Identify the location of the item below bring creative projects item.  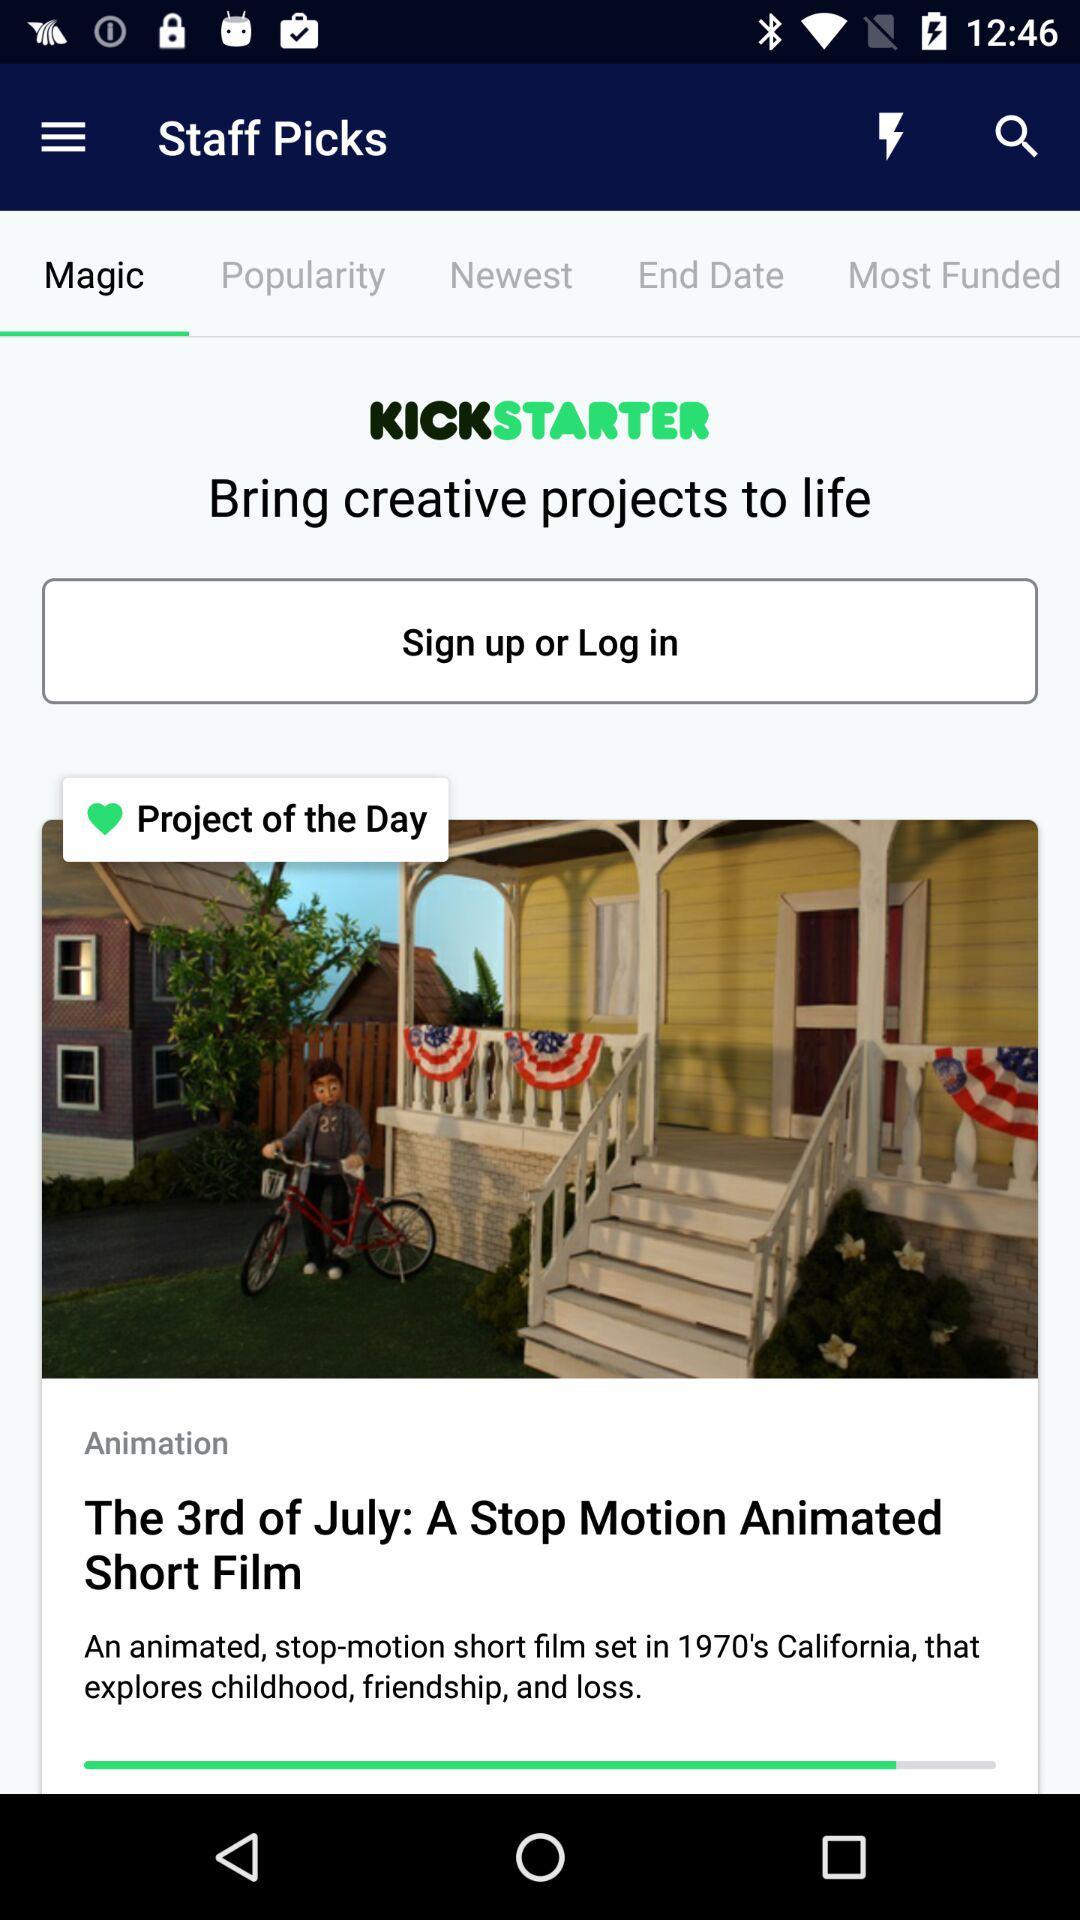
(540, 641).